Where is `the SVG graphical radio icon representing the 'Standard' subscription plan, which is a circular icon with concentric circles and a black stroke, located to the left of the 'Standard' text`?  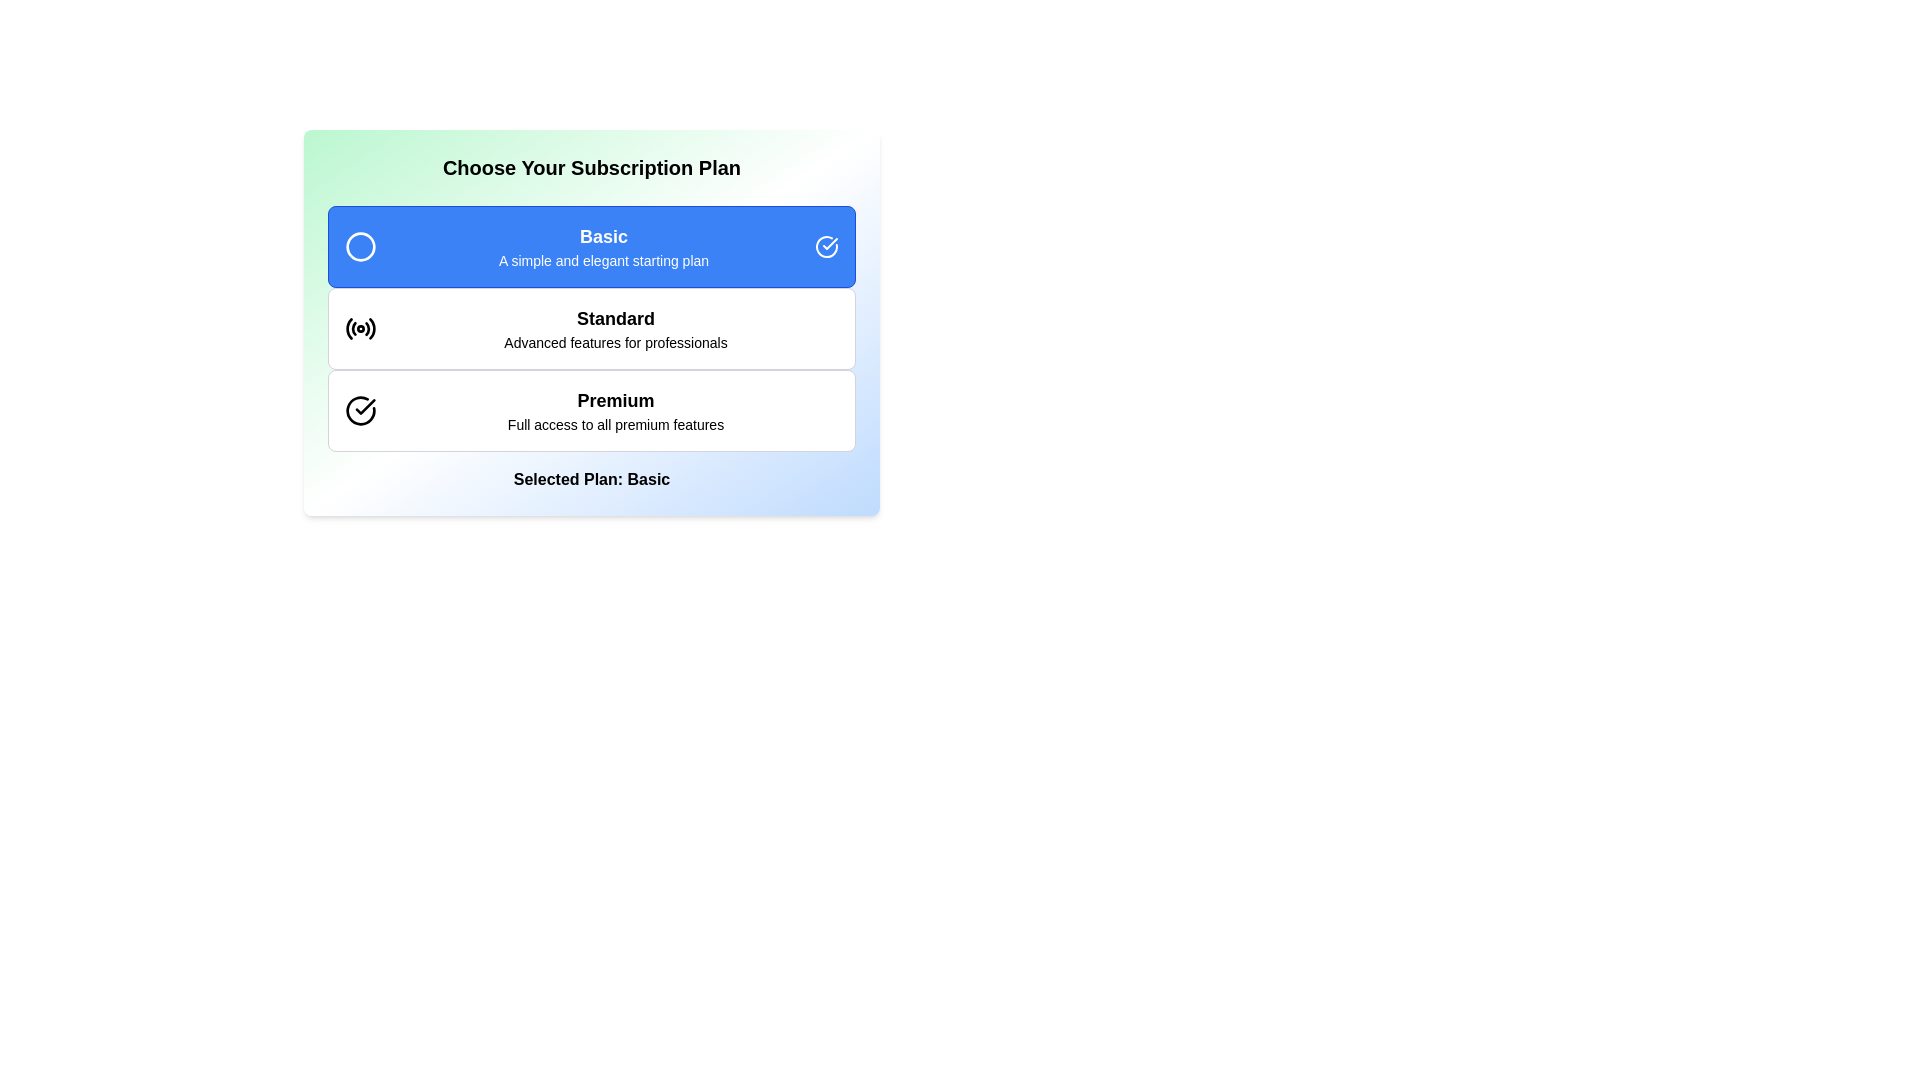
the SVG graphical radio icon representing the 'Standard' subscription plan, which is a circular icon with concentric circles and a black stroke, located to the left of the 'Standard' text is located at coordinates (360, 327).